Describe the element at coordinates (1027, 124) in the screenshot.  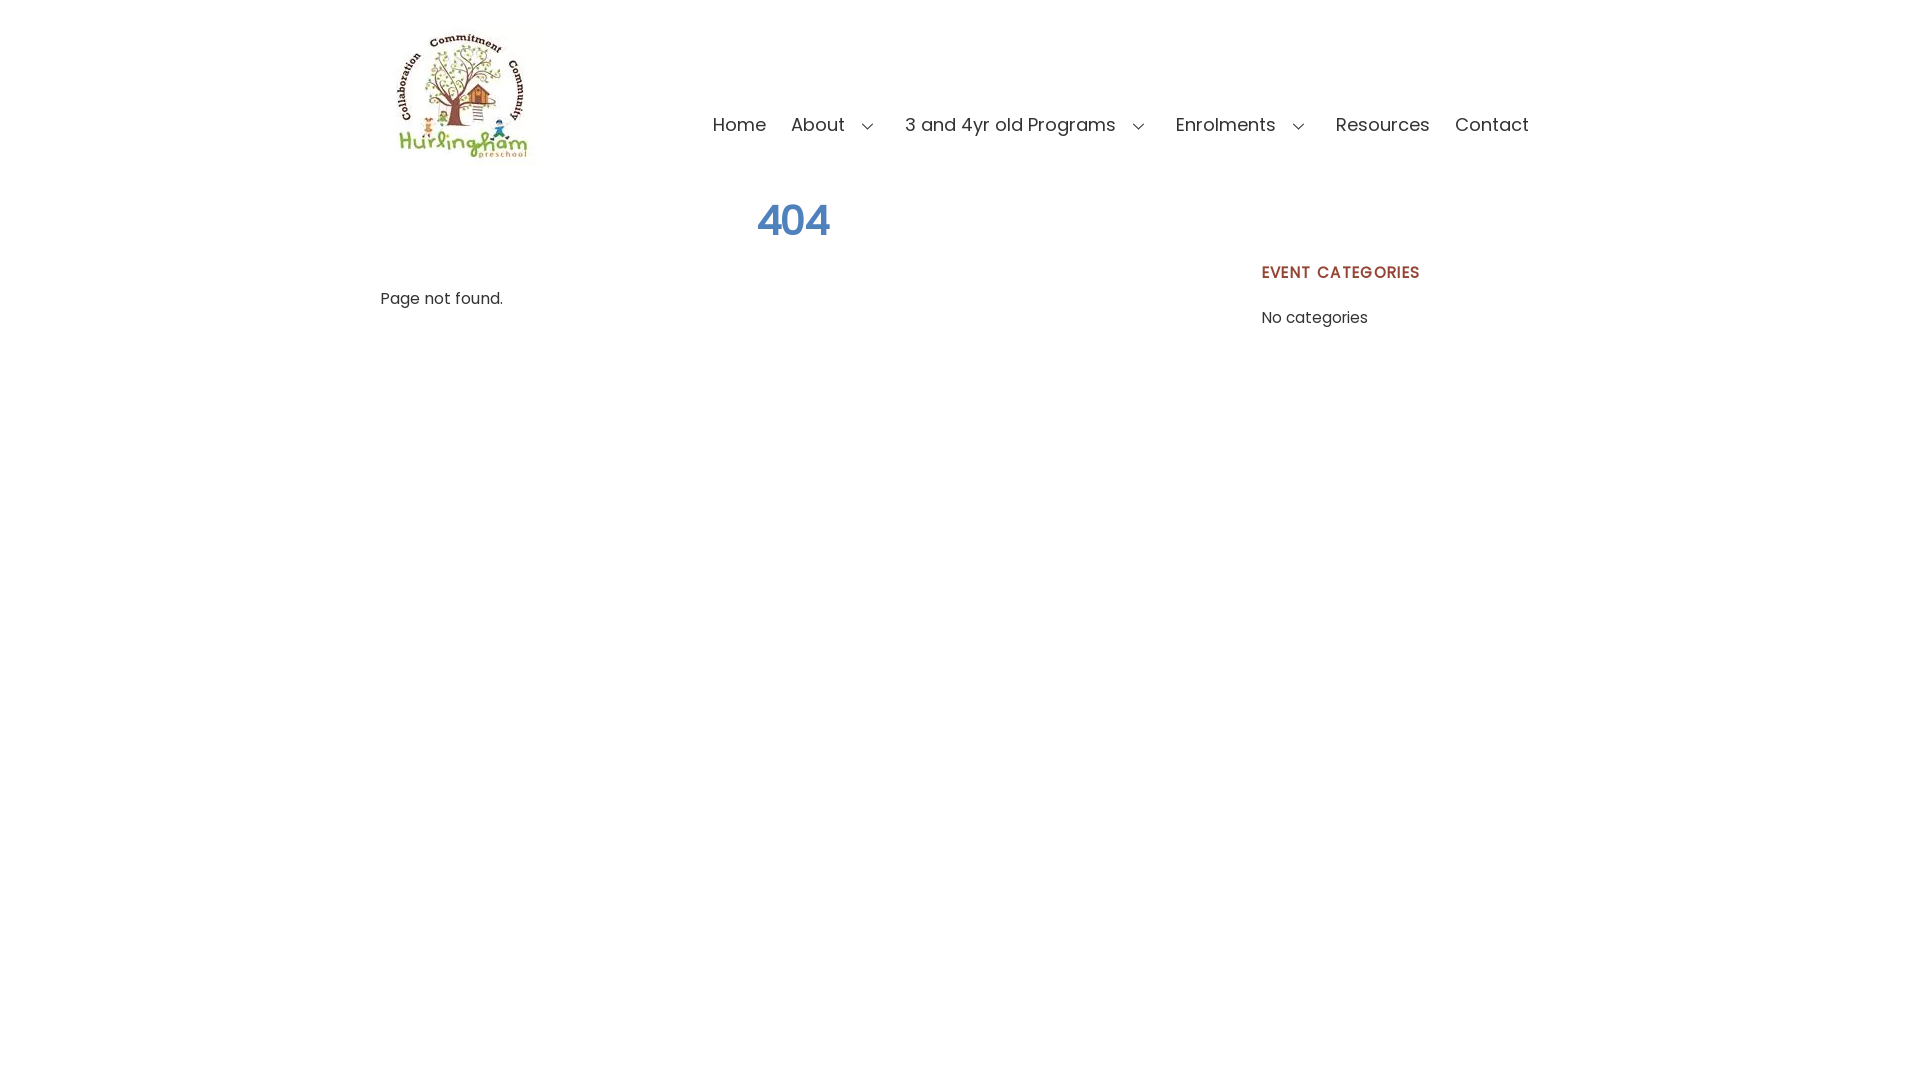
I see `'3 and 4yr old Programs'` at that location.